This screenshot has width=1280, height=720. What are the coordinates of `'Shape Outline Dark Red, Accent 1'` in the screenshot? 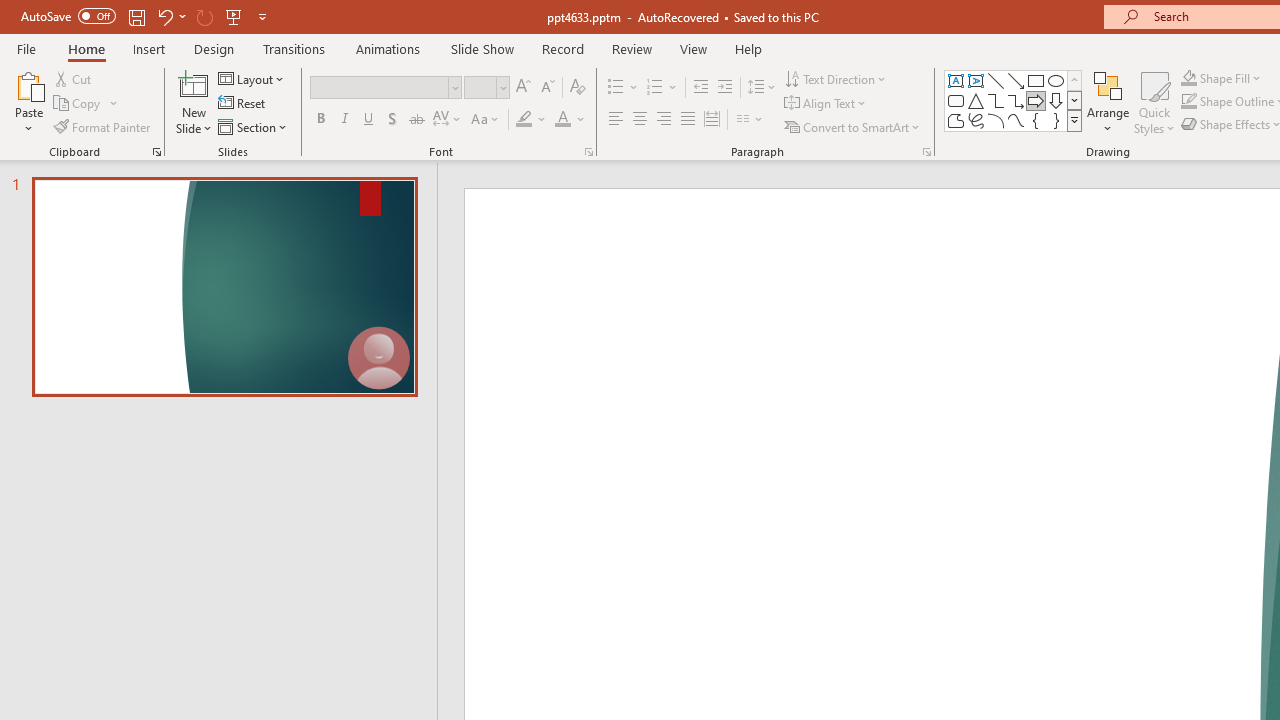 It's located at (1189, 101).